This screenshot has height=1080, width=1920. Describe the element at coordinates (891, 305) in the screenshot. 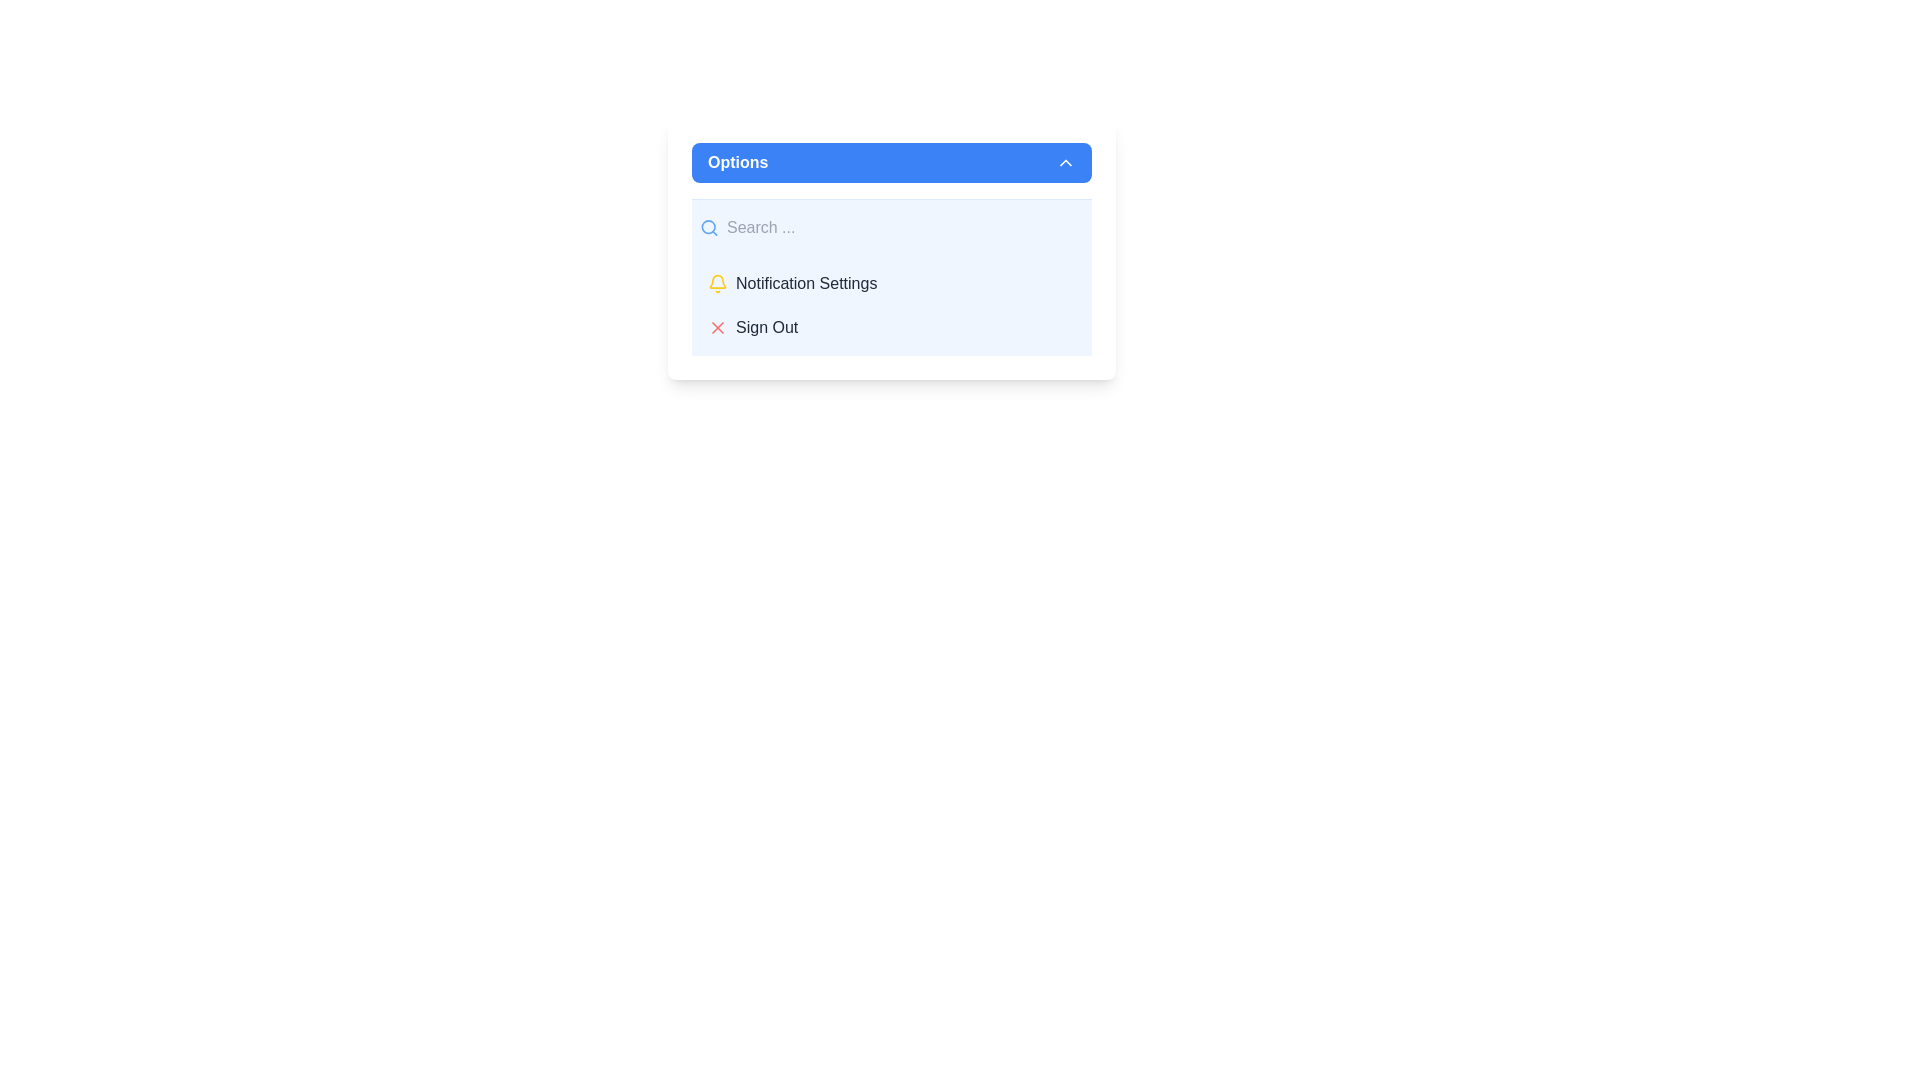

I see `the Dropdown menu option group that contains 'Notification Settings' with a yellow bell icon and 'Sign Out' with a red 'X' icon, located centrally beneath a search bar` at that location.